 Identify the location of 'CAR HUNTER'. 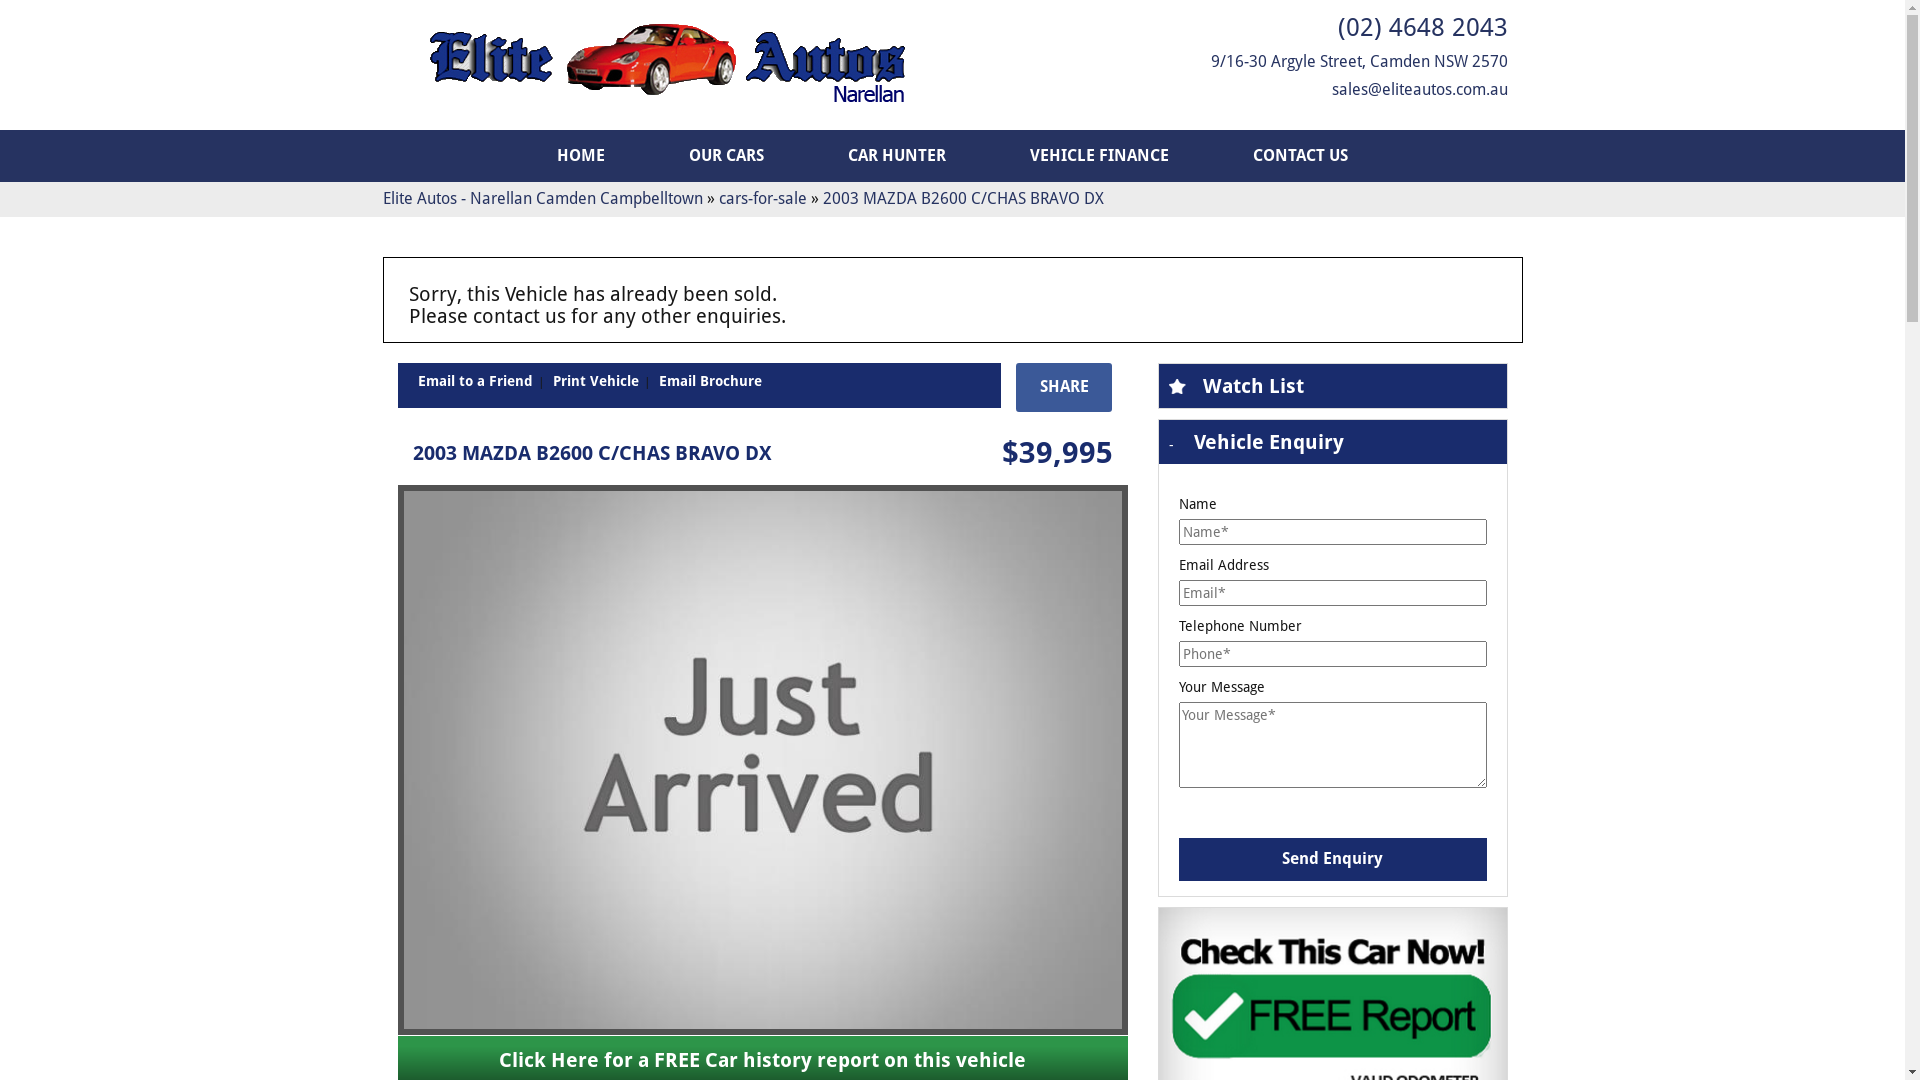
(896, 154).